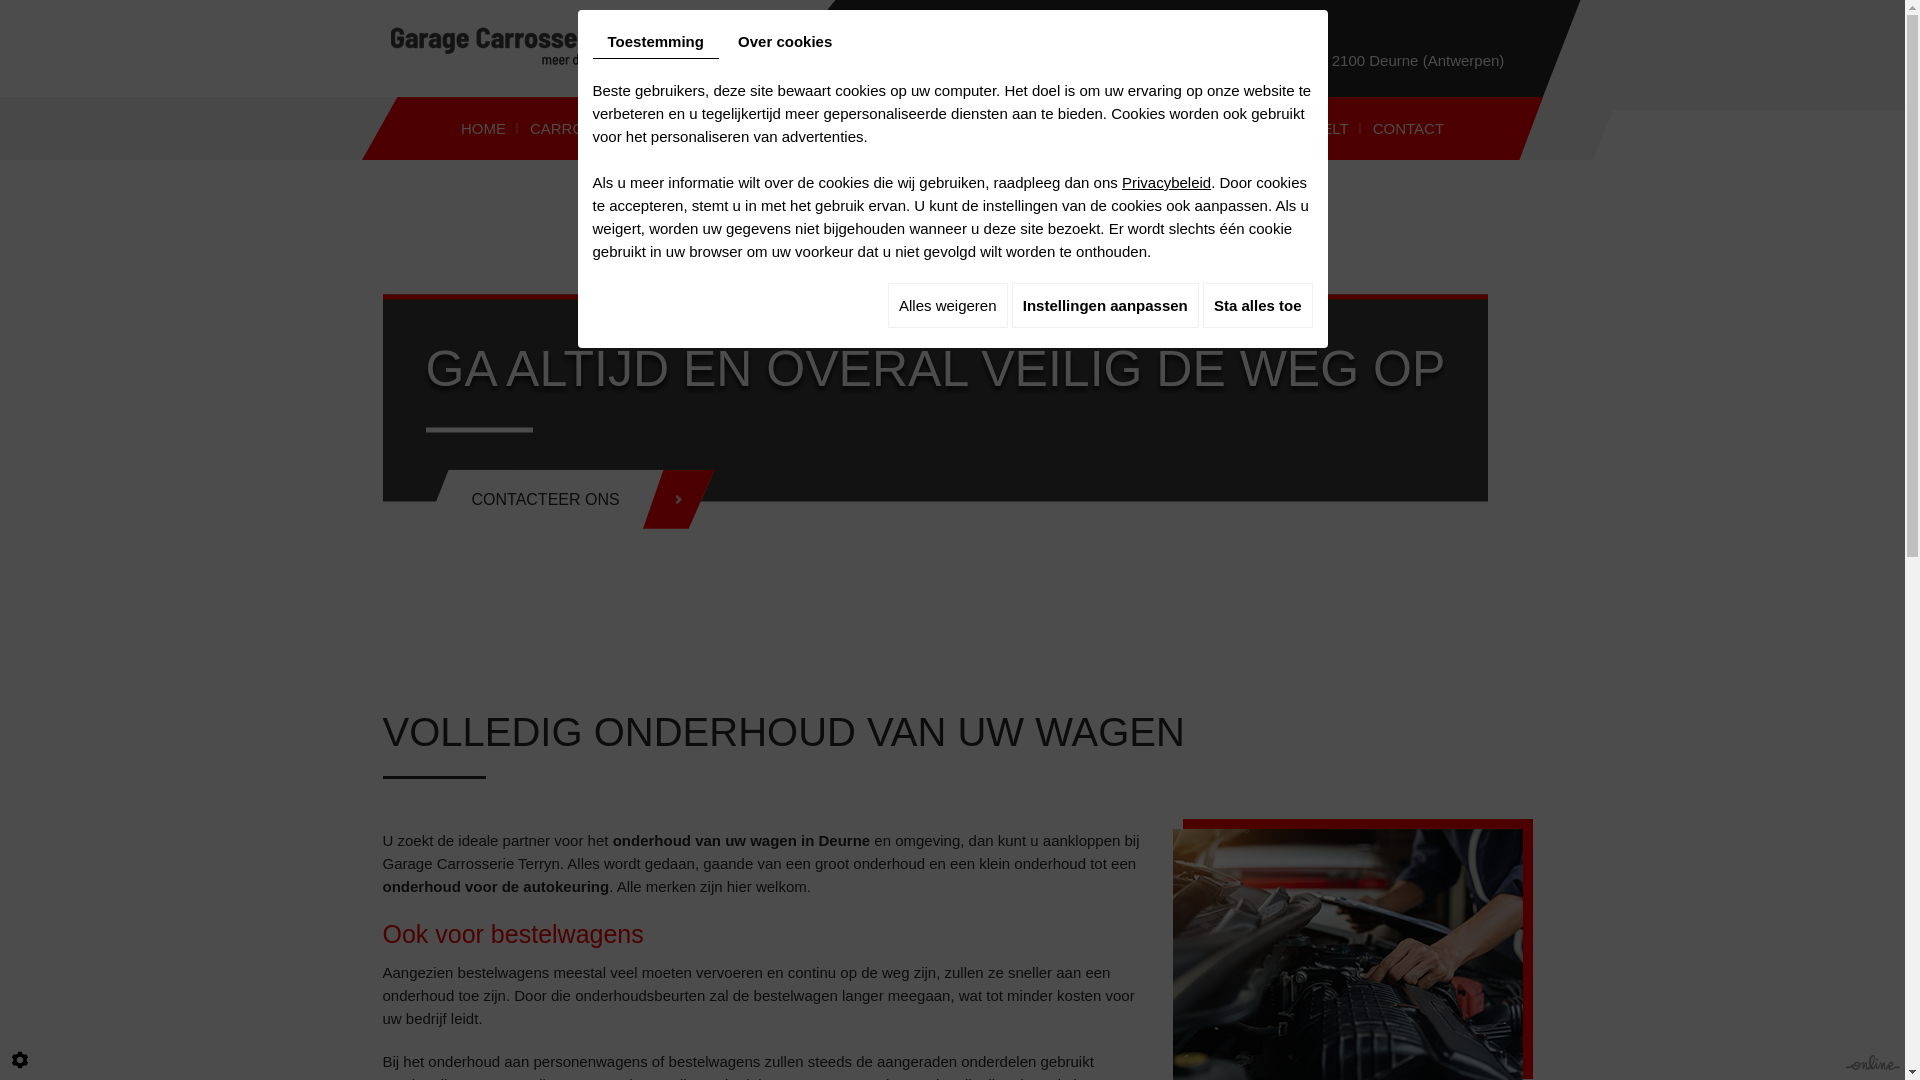 The width and height of the screenshot is (1920, 1080). I want to click on 'Instellingen aanpassen', so click(1104, 305).